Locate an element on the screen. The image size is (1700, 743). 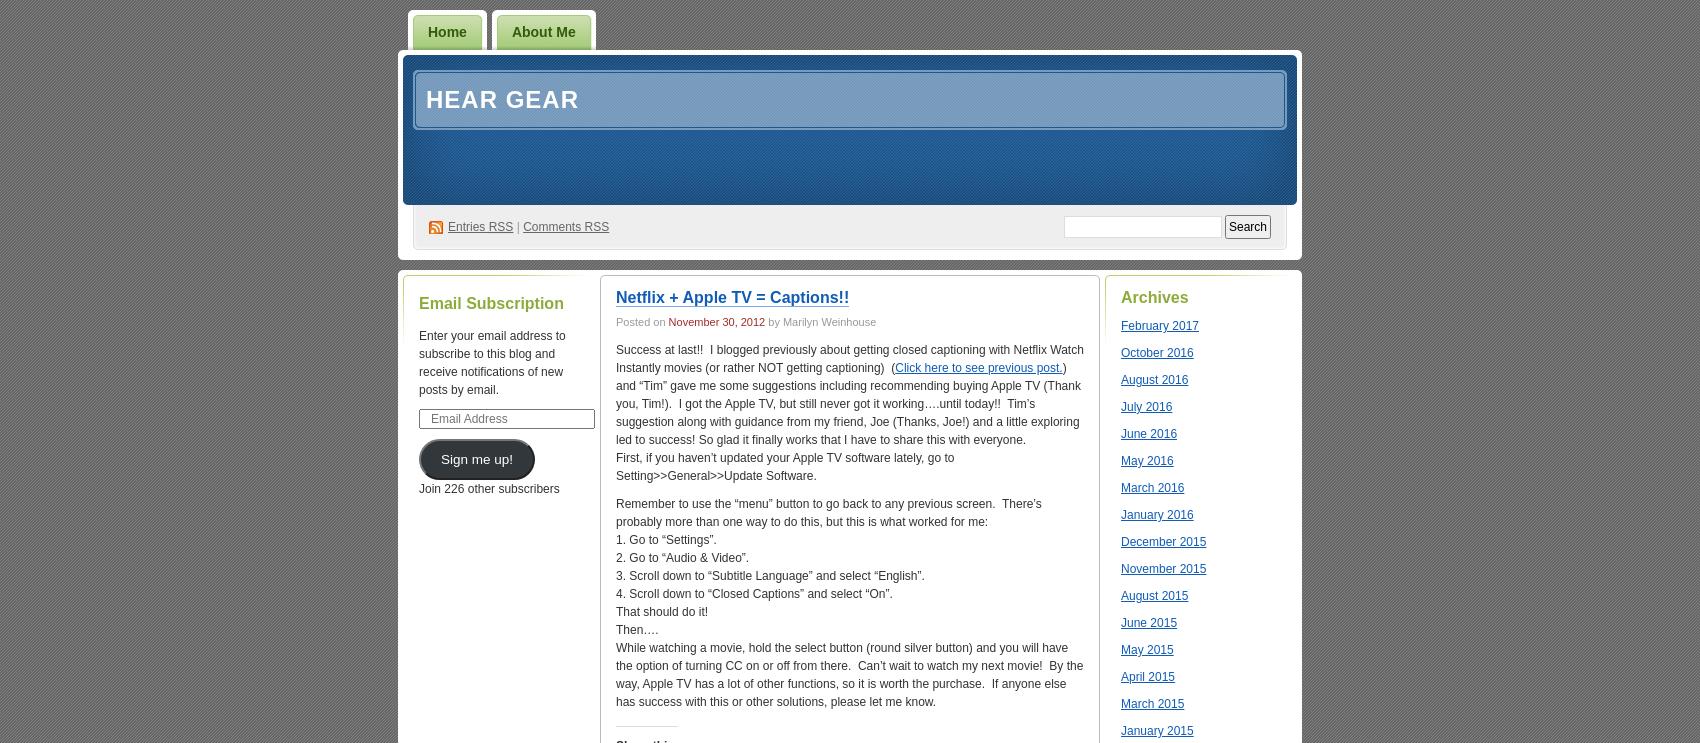
'Click here to see previous post.' is located at coordinates (977, 368).